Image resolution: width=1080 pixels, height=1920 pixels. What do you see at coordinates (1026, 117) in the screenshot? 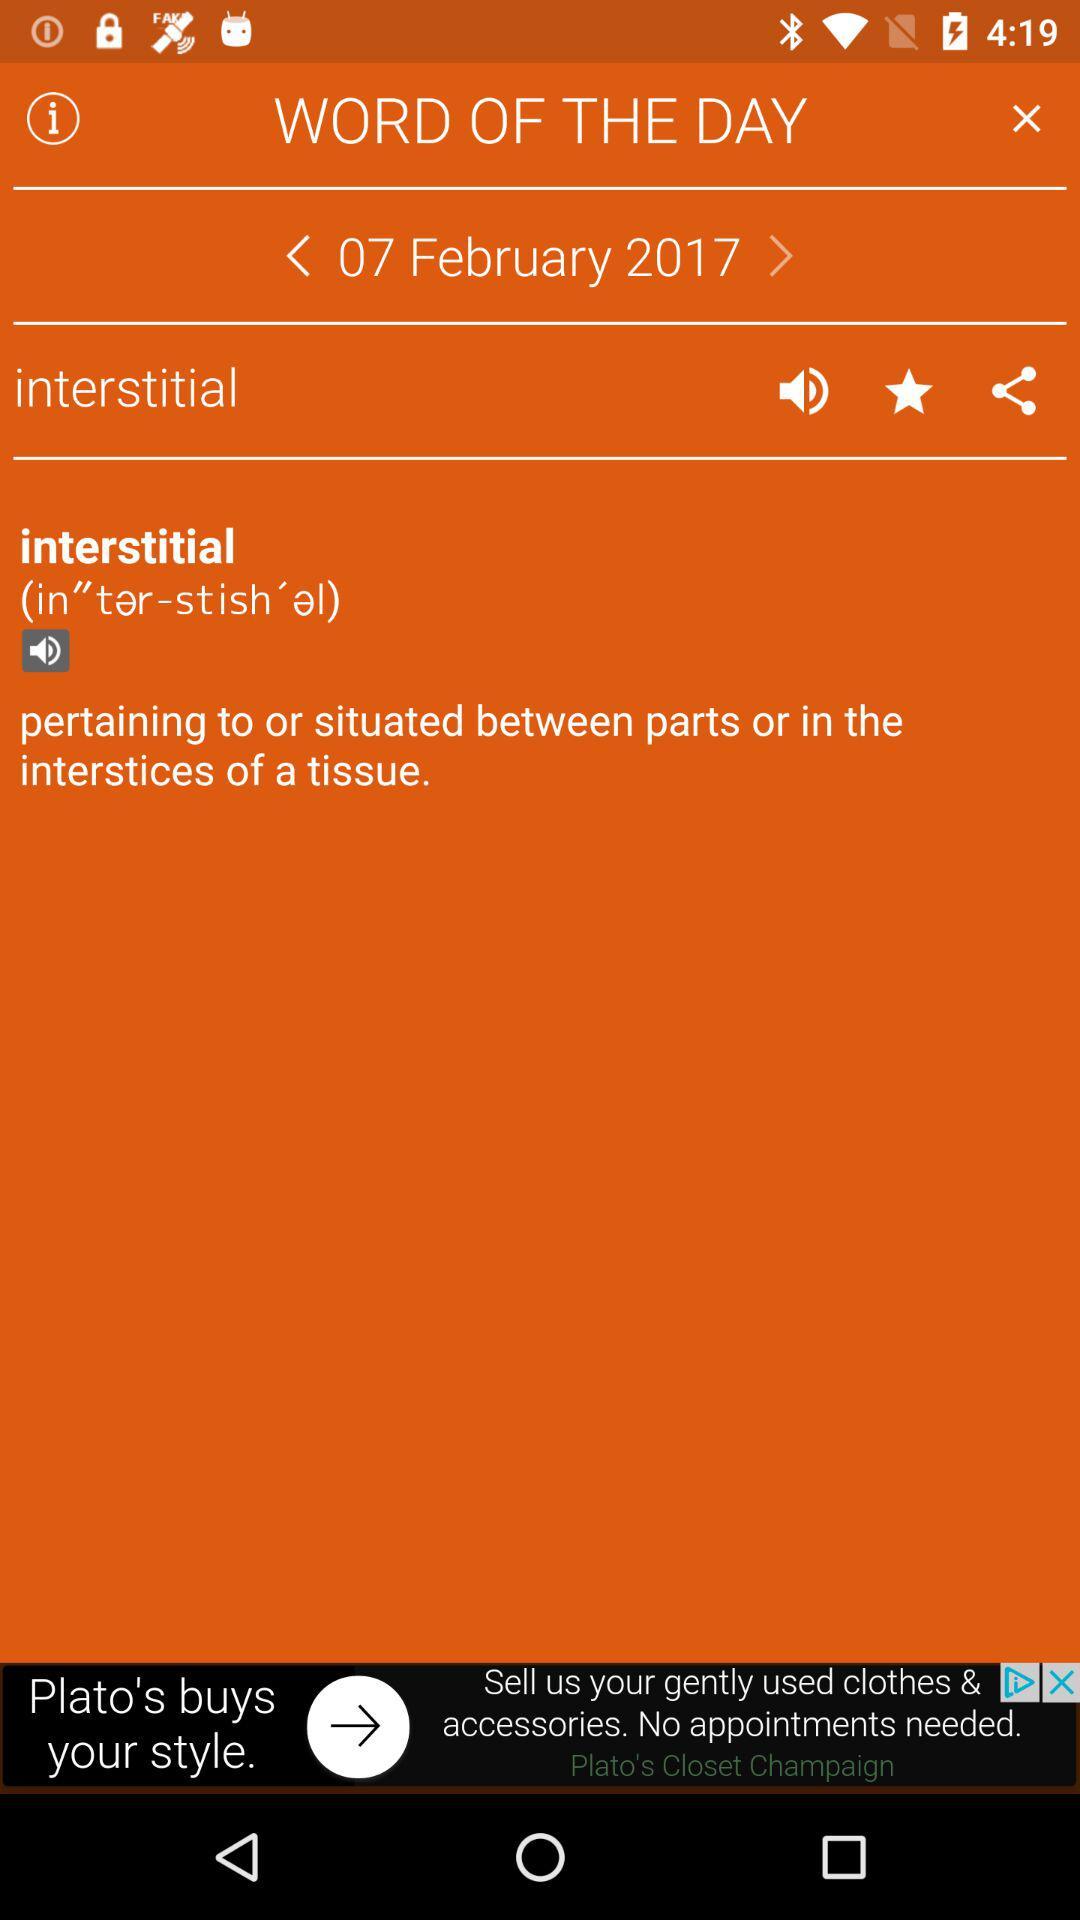
I see `exit word of the day` at bounding box center [1026, 117].